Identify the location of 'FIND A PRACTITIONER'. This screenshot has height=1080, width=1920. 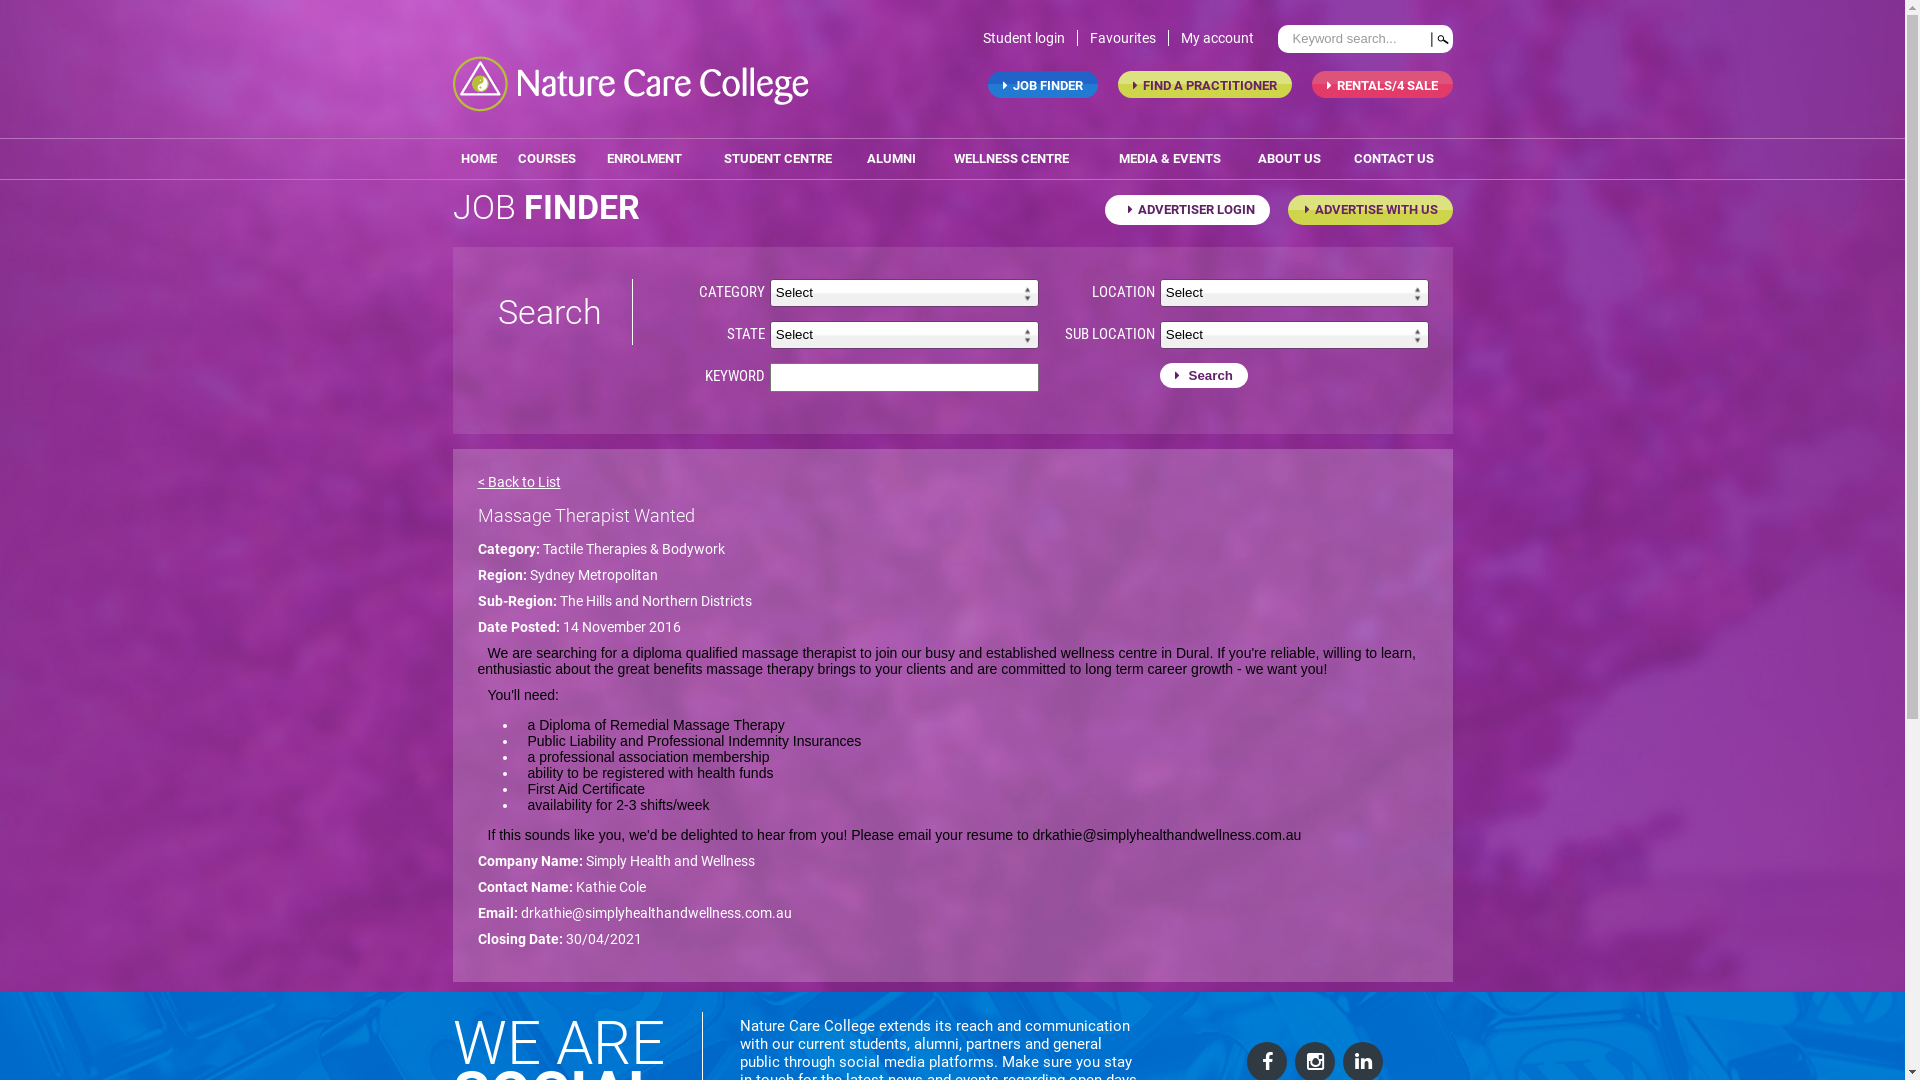
(1117, 83).